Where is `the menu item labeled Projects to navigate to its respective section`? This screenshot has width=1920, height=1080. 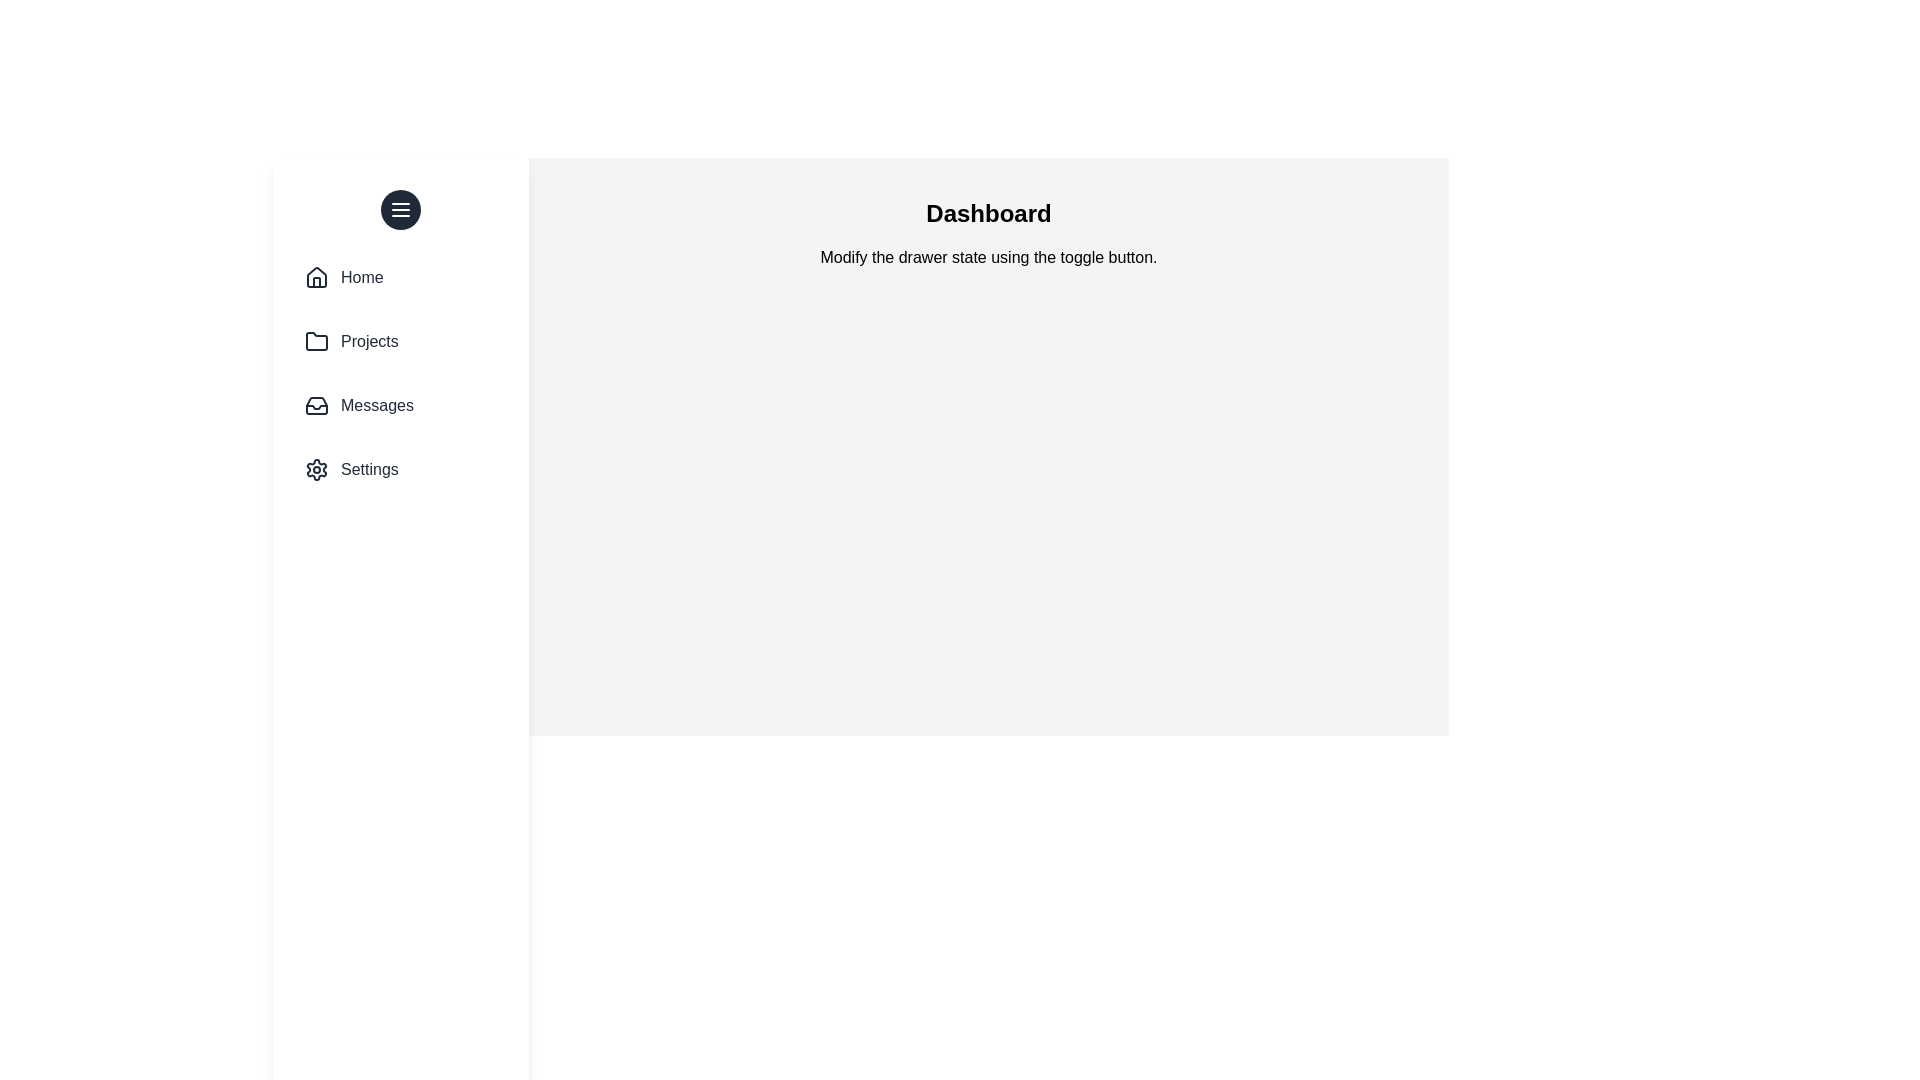
the menu item labeled Projects to navigate to its respective section is located at coordinates (400, 341).